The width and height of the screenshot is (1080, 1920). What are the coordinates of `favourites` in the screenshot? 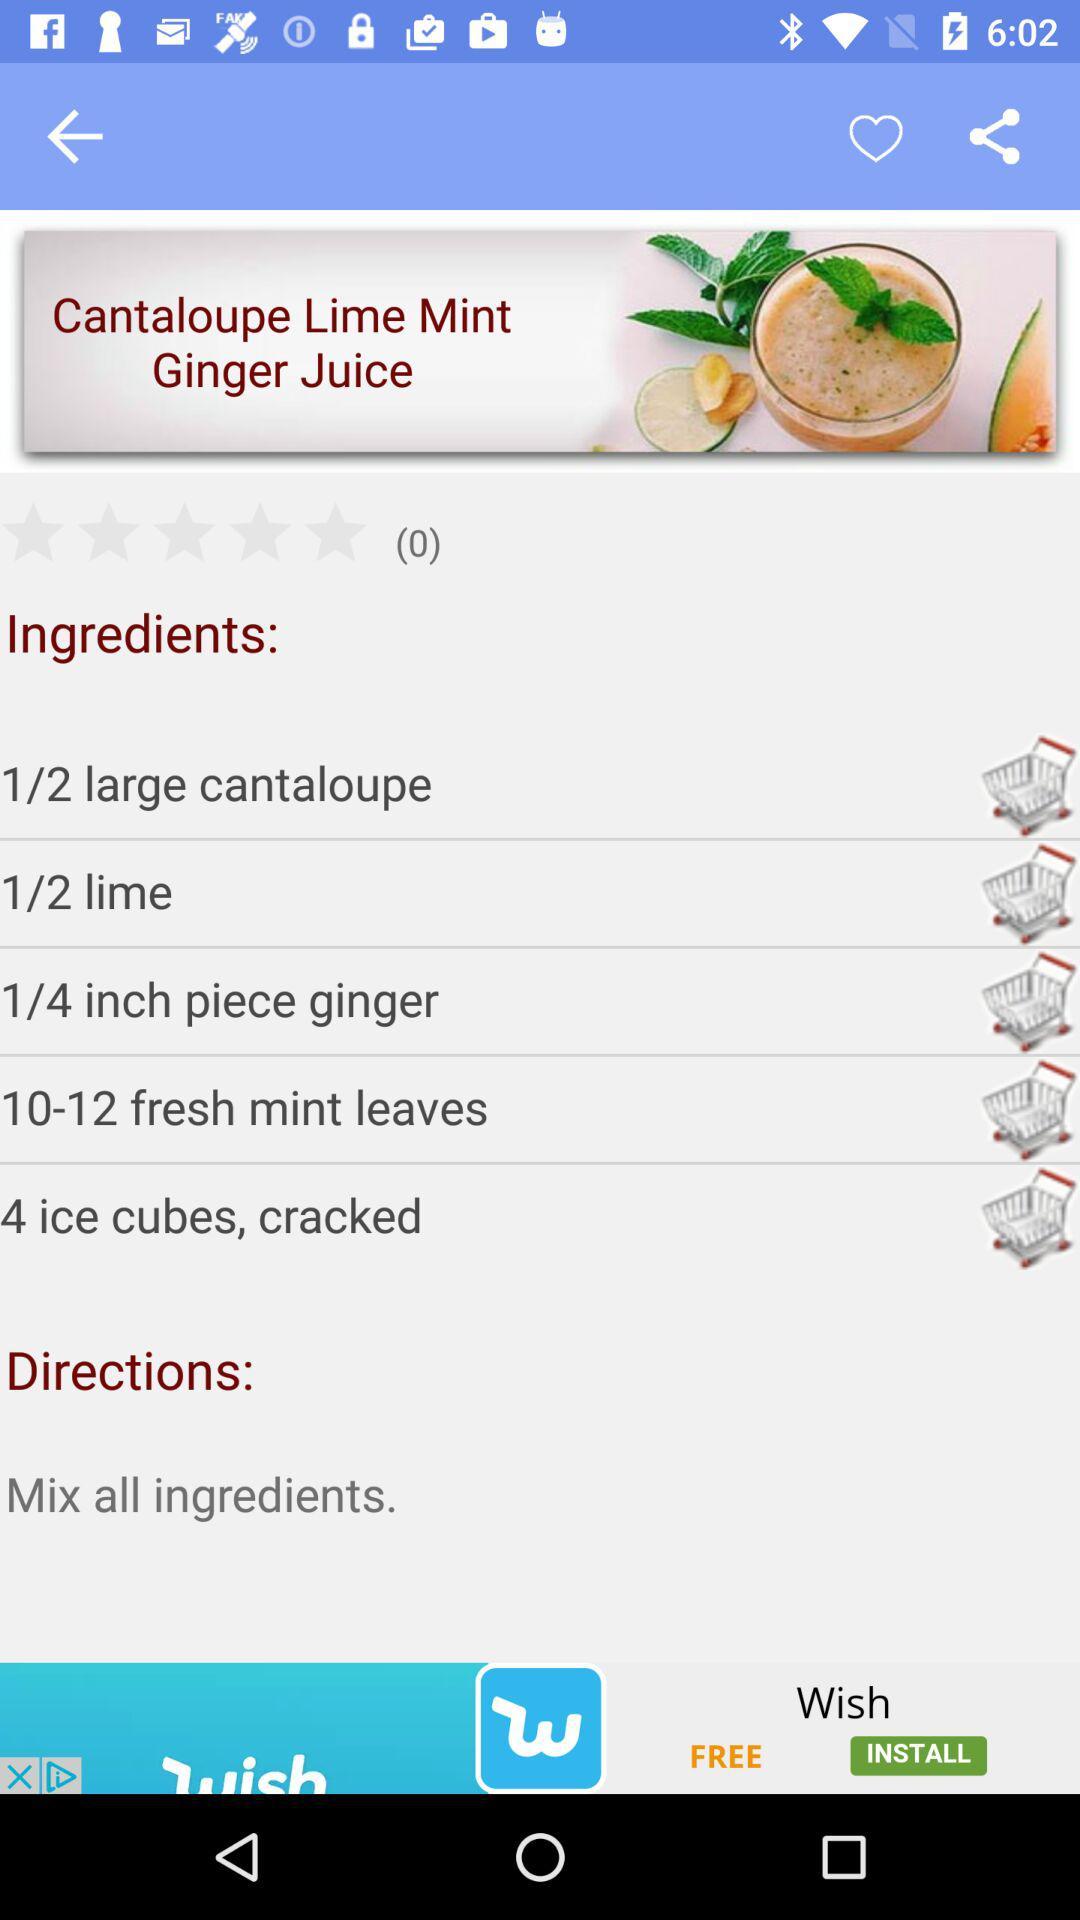 It's located at (874, 135).